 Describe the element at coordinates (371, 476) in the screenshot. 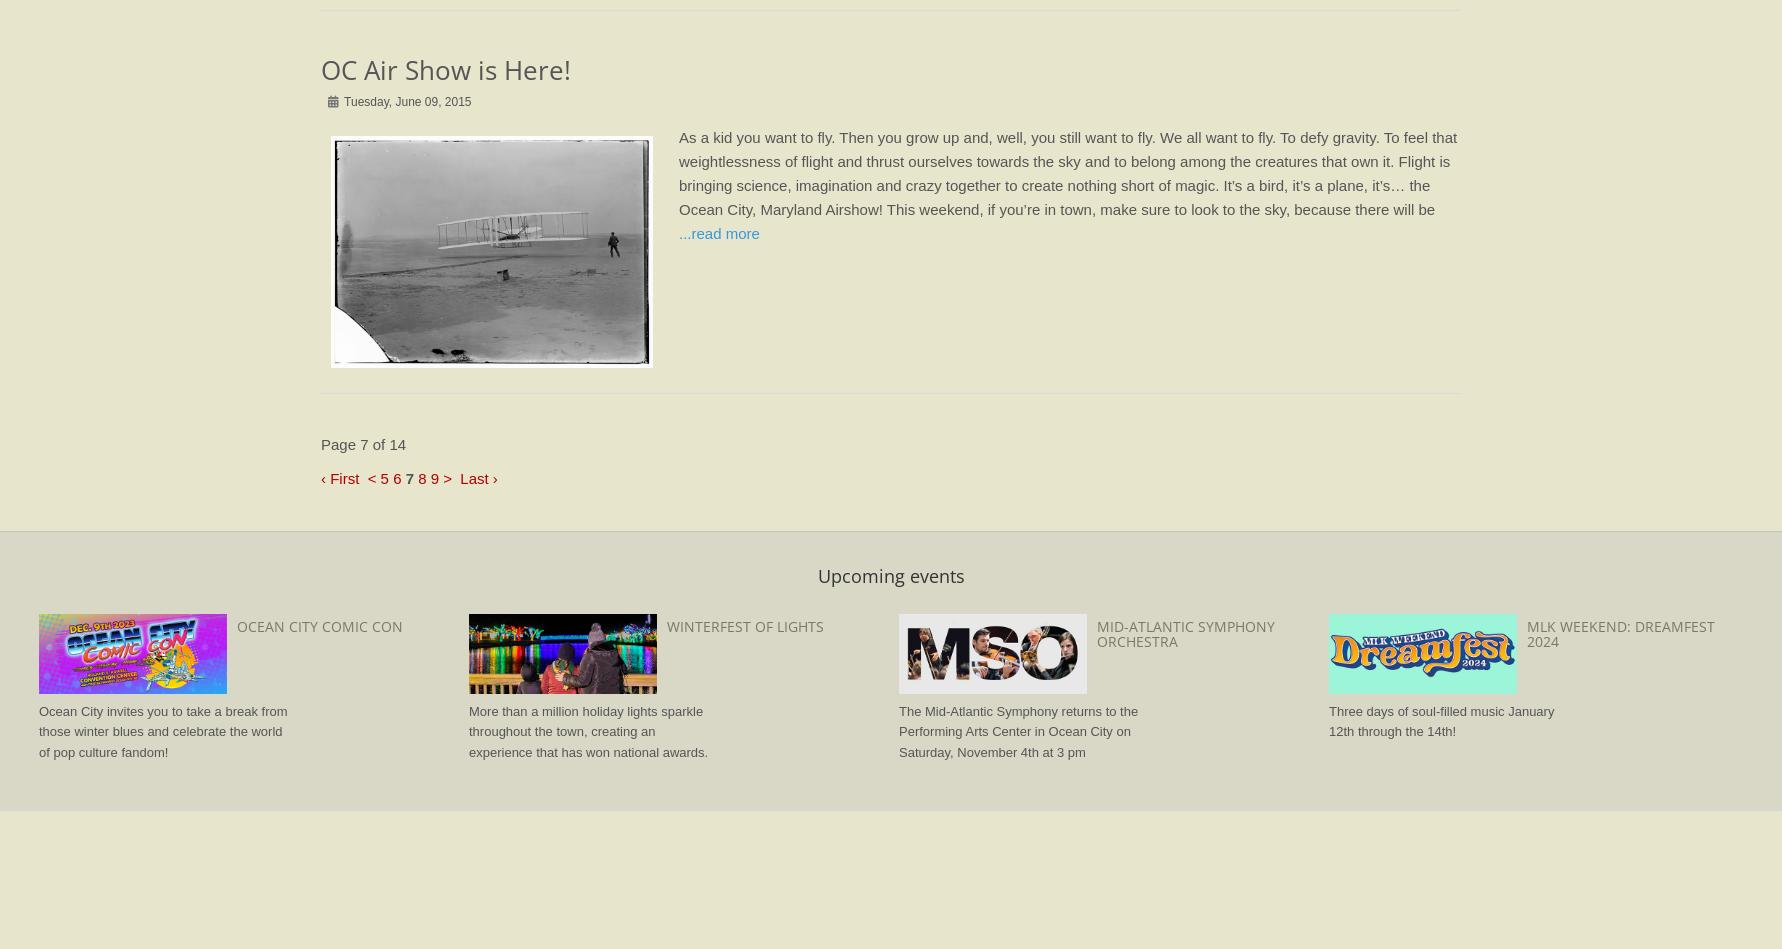

I see `'<'` at that location.